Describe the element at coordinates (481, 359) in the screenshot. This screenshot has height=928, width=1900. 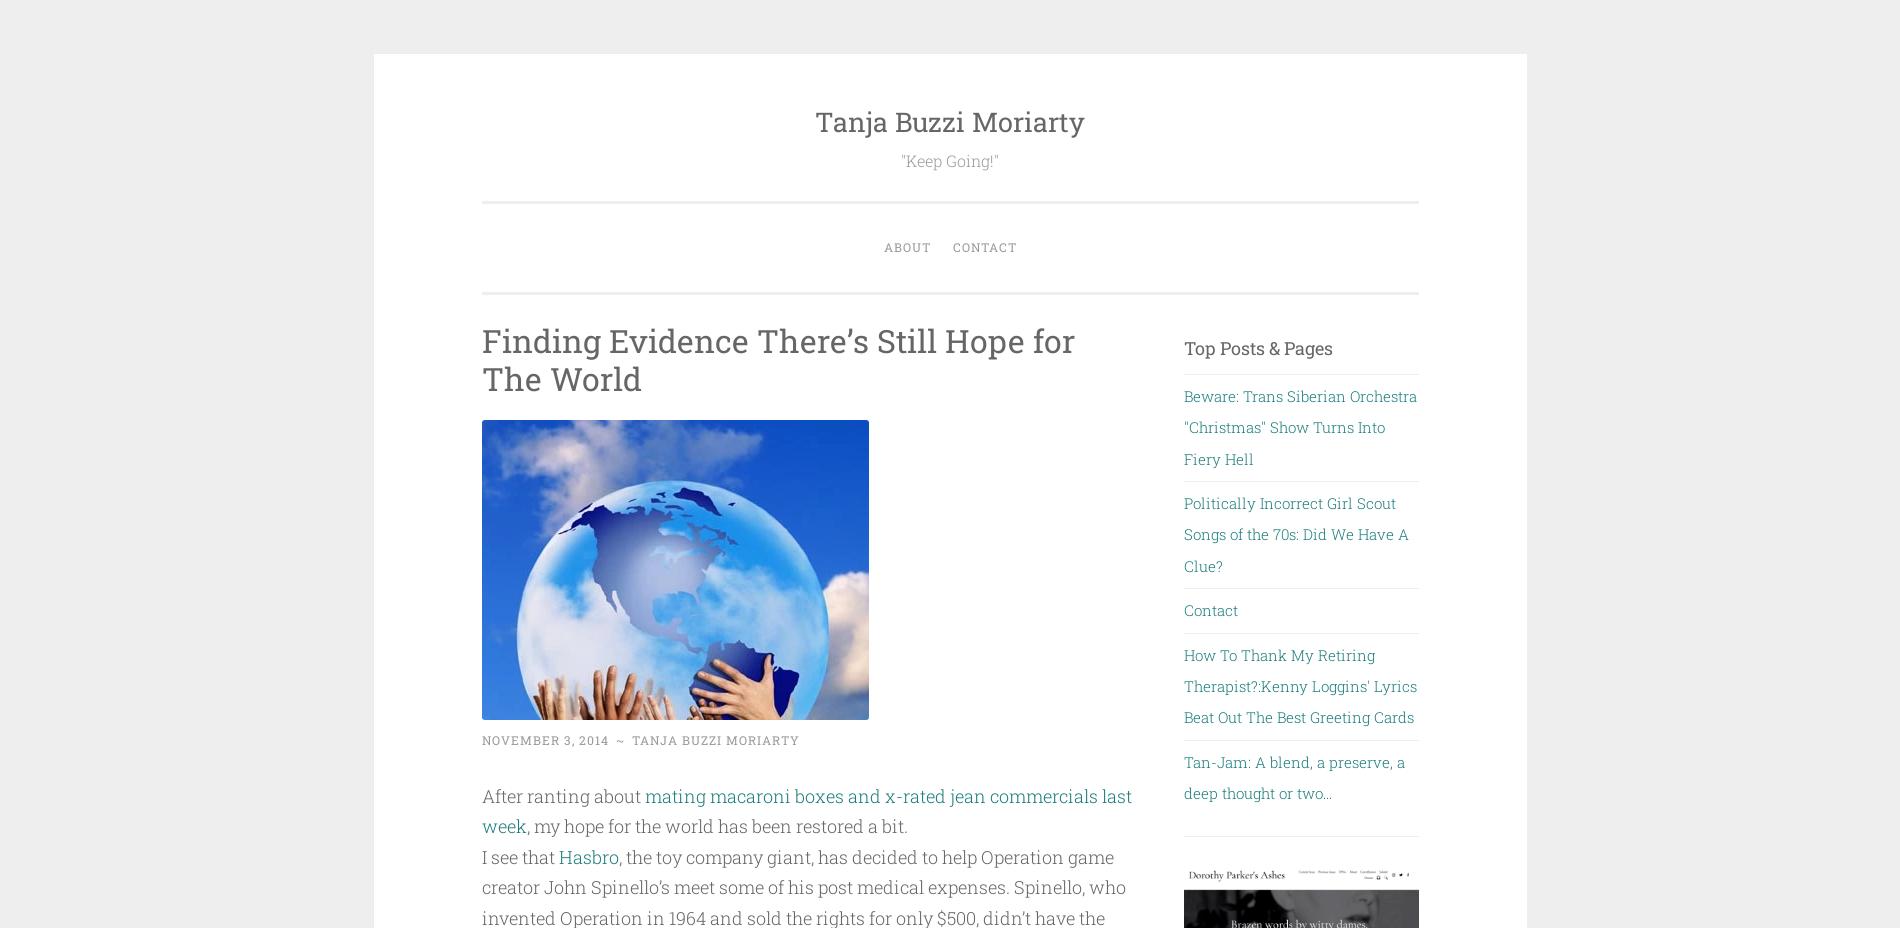
I see `'Finding Evidence There’s Still Hope for The World'` at that location.